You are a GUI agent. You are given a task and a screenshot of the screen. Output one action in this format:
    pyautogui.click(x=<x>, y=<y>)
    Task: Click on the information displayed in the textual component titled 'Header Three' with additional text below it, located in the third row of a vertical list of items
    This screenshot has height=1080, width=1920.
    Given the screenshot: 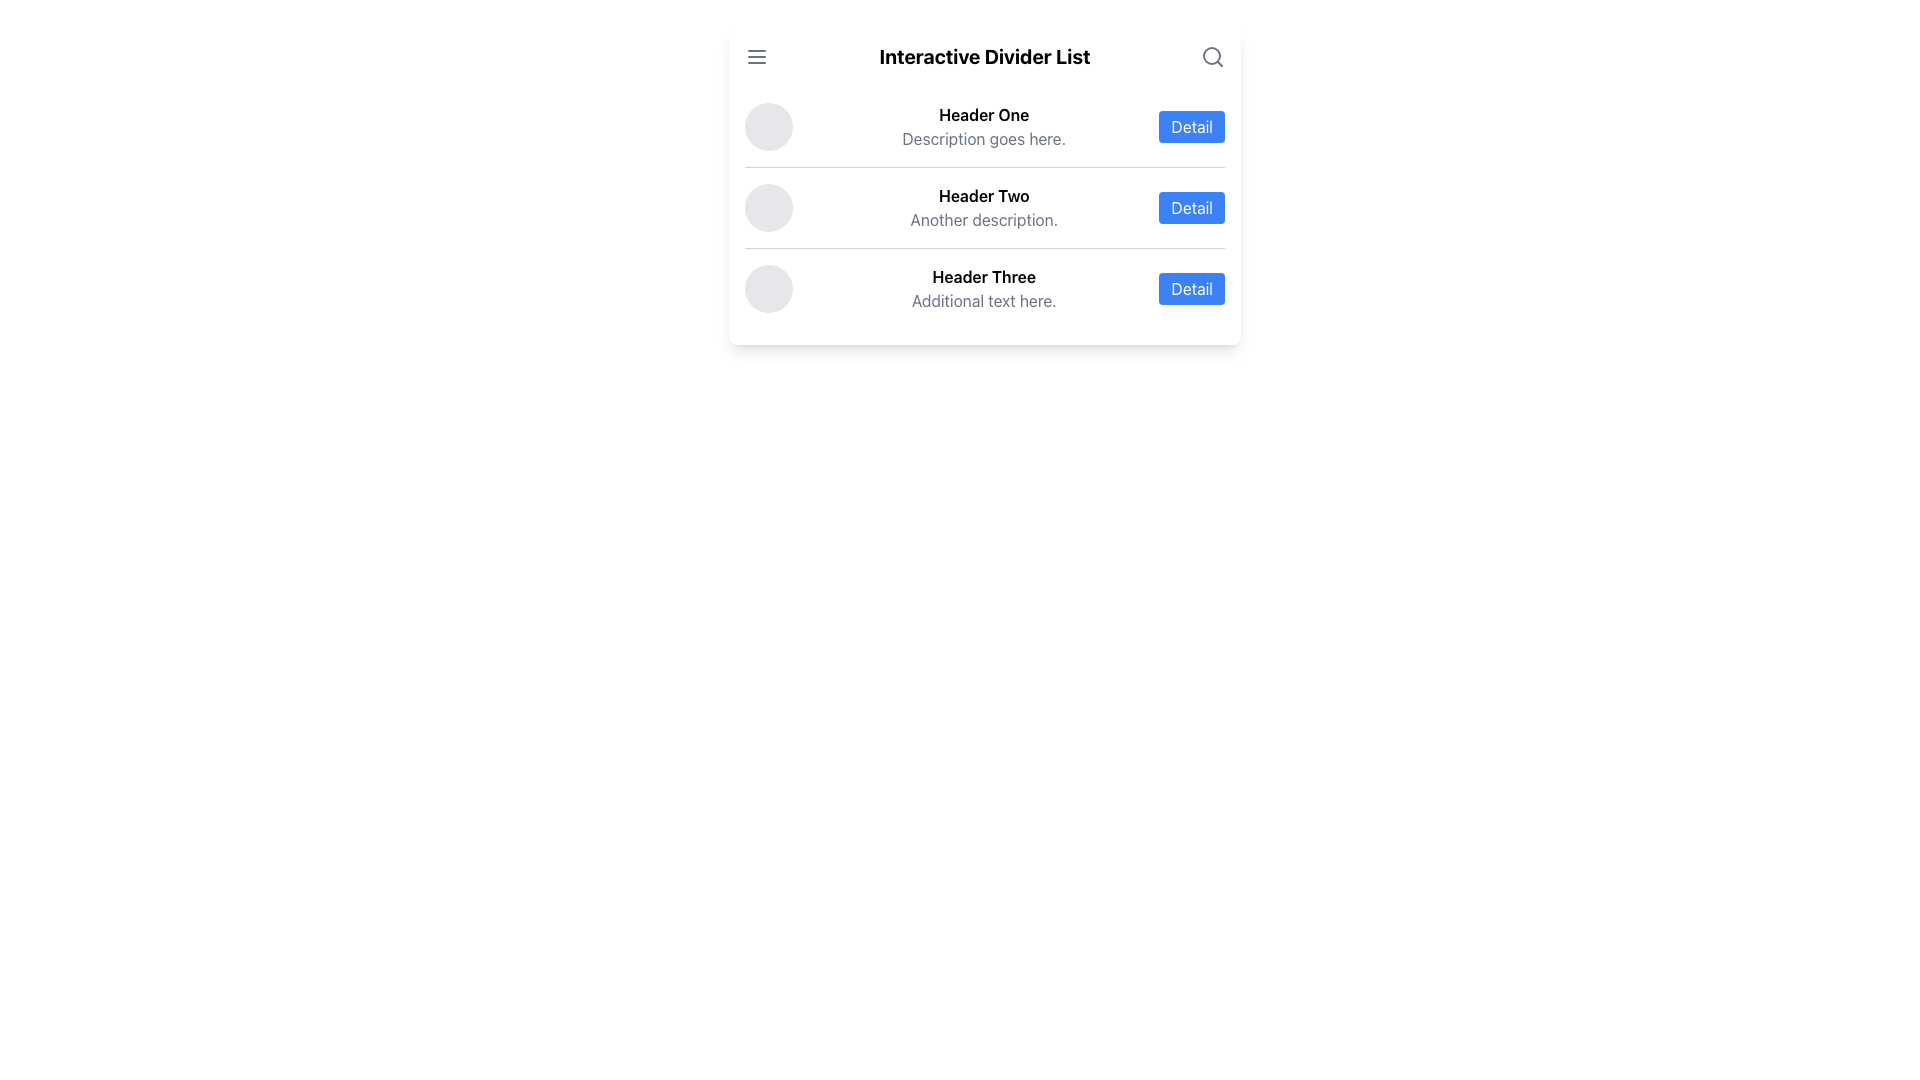 What is the action you would take?
    pyautogui.click(x=984, y=289)
    